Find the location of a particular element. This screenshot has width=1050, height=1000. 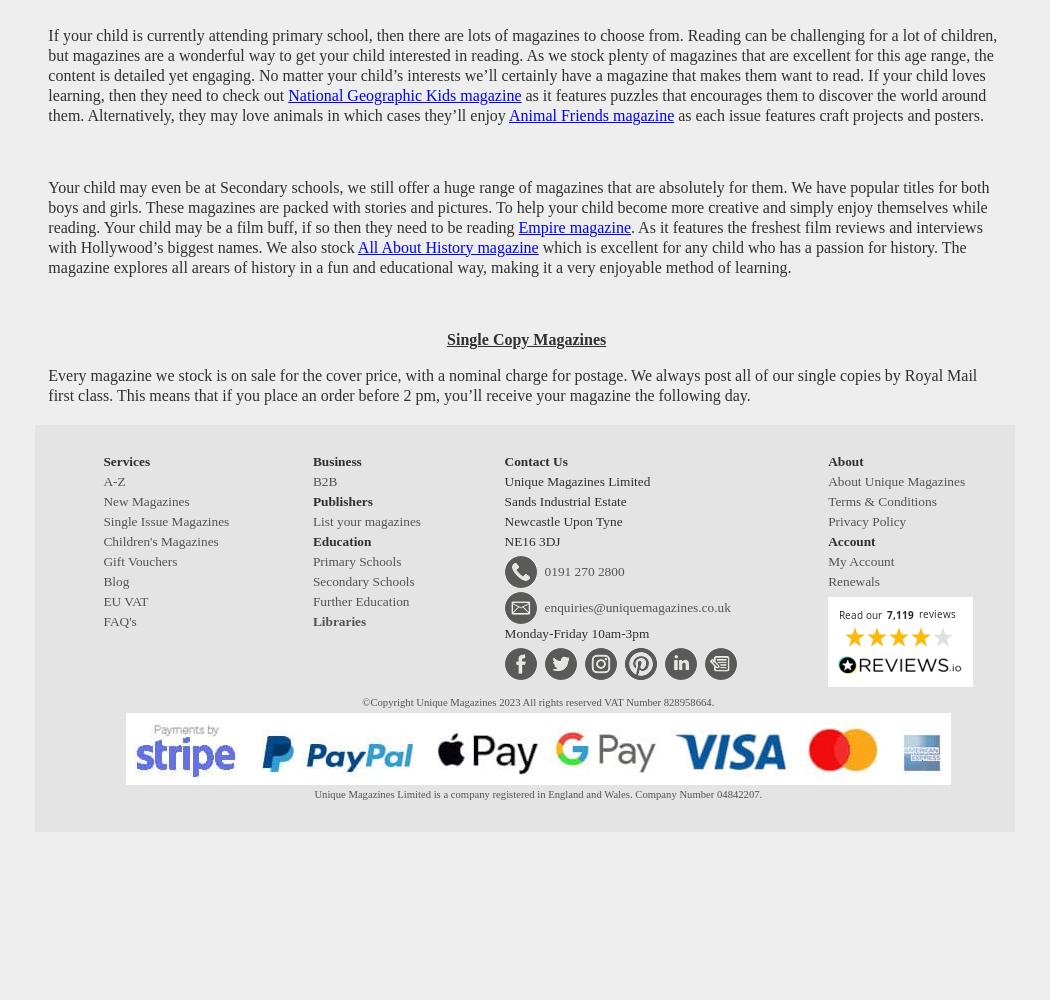

'which is excellent for any child who has a passion for history. The magazine explores all arears of history in a fun and educational way, making it a very enjoyable method of learning.' is located at coordinates (506, 256).